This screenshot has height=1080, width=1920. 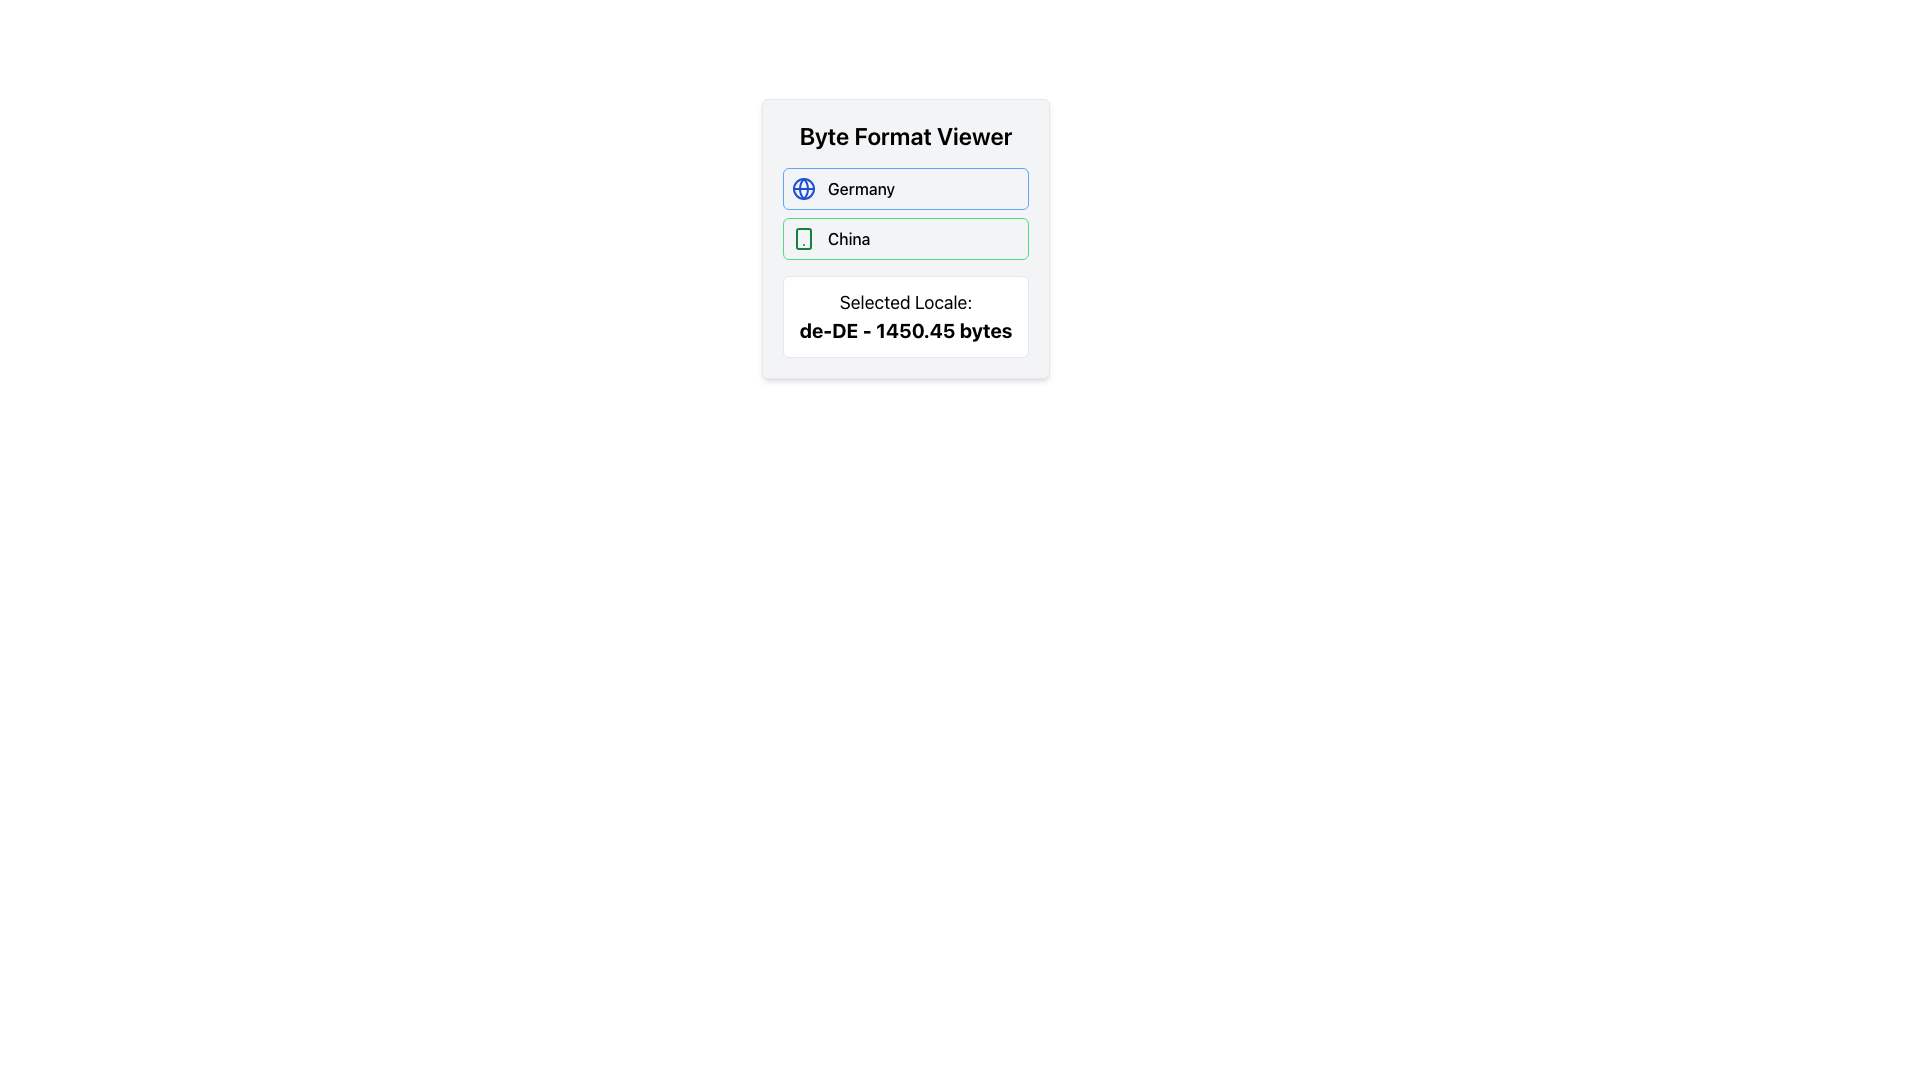 I want to click on on the selectable list item labeled 'Germany' located below the title 'Byte Format Viewer', so click(x=905, y=189).